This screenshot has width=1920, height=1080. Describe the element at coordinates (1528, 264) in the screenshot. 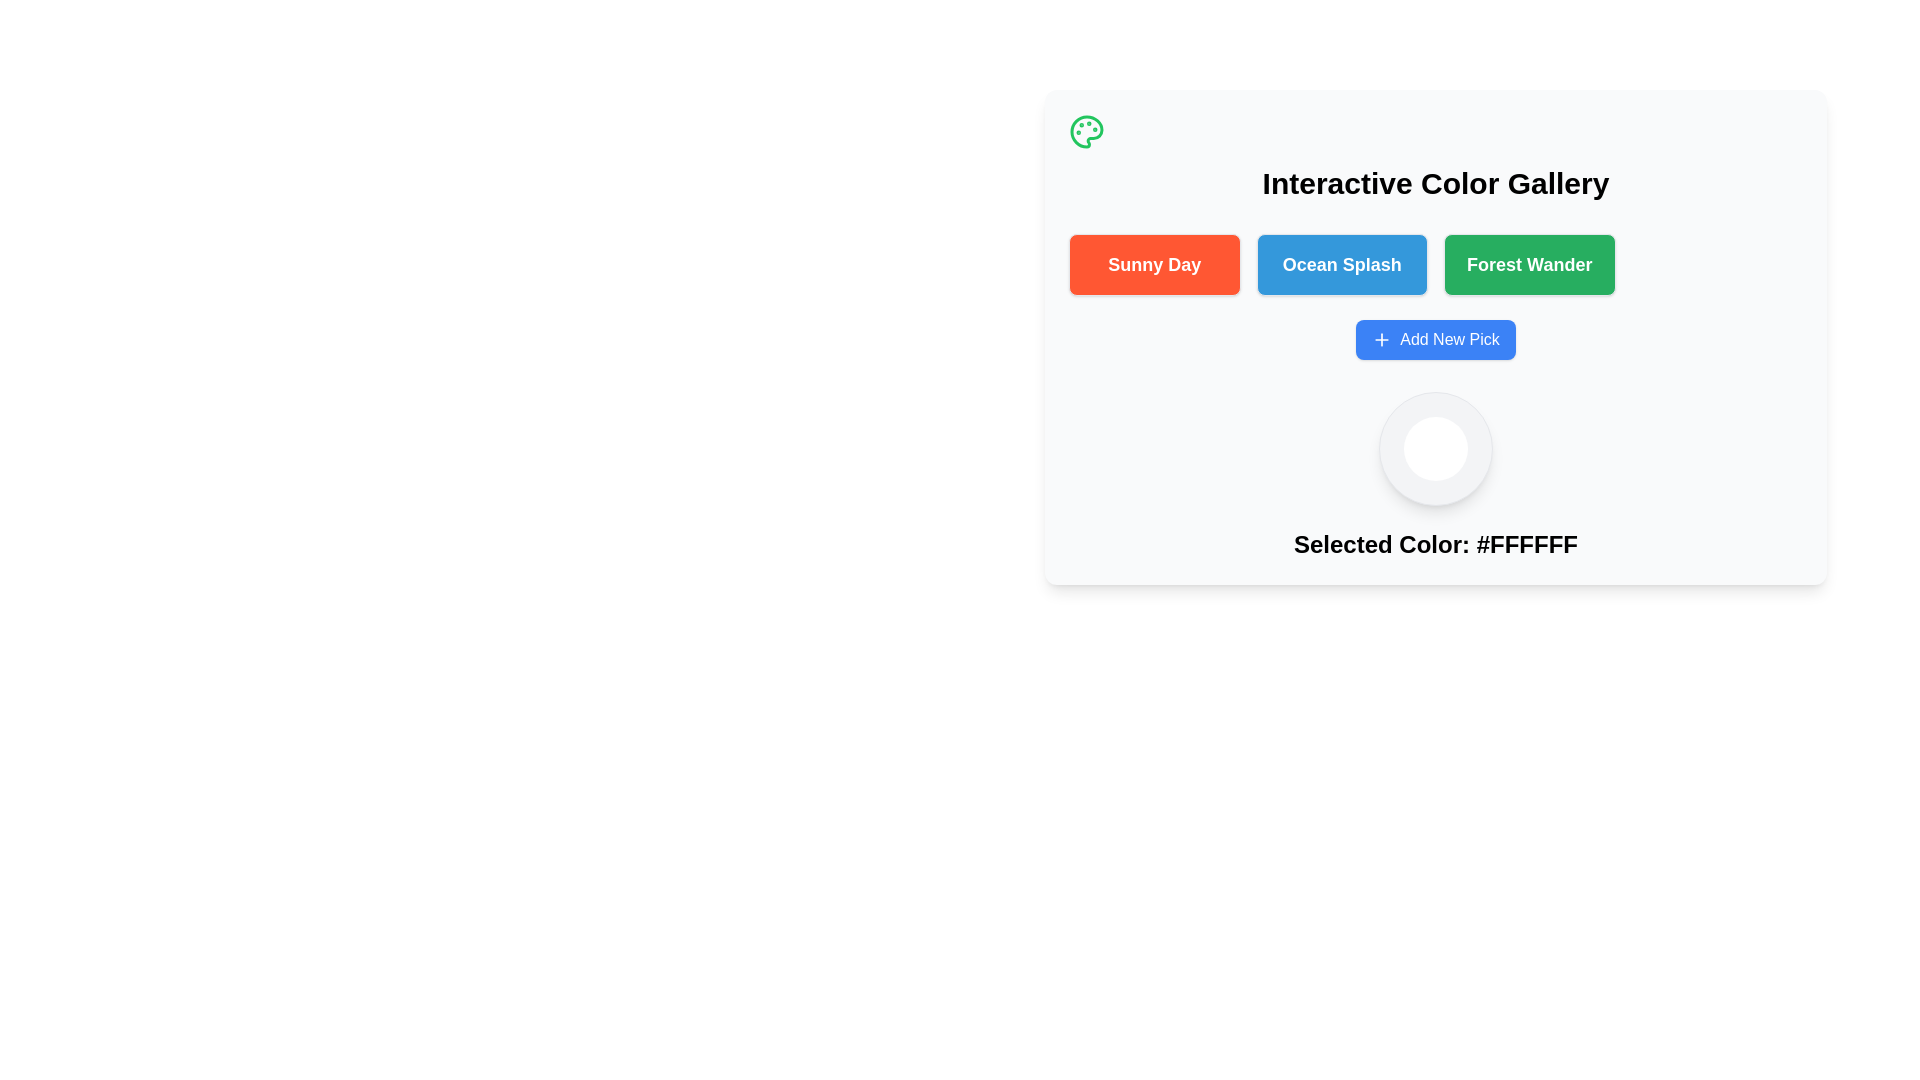

I see `the 'Forest Wander' button, which is a green rectangular button with rounded corners and bold white text, to trigger any hover effects or tooltips` at that location.